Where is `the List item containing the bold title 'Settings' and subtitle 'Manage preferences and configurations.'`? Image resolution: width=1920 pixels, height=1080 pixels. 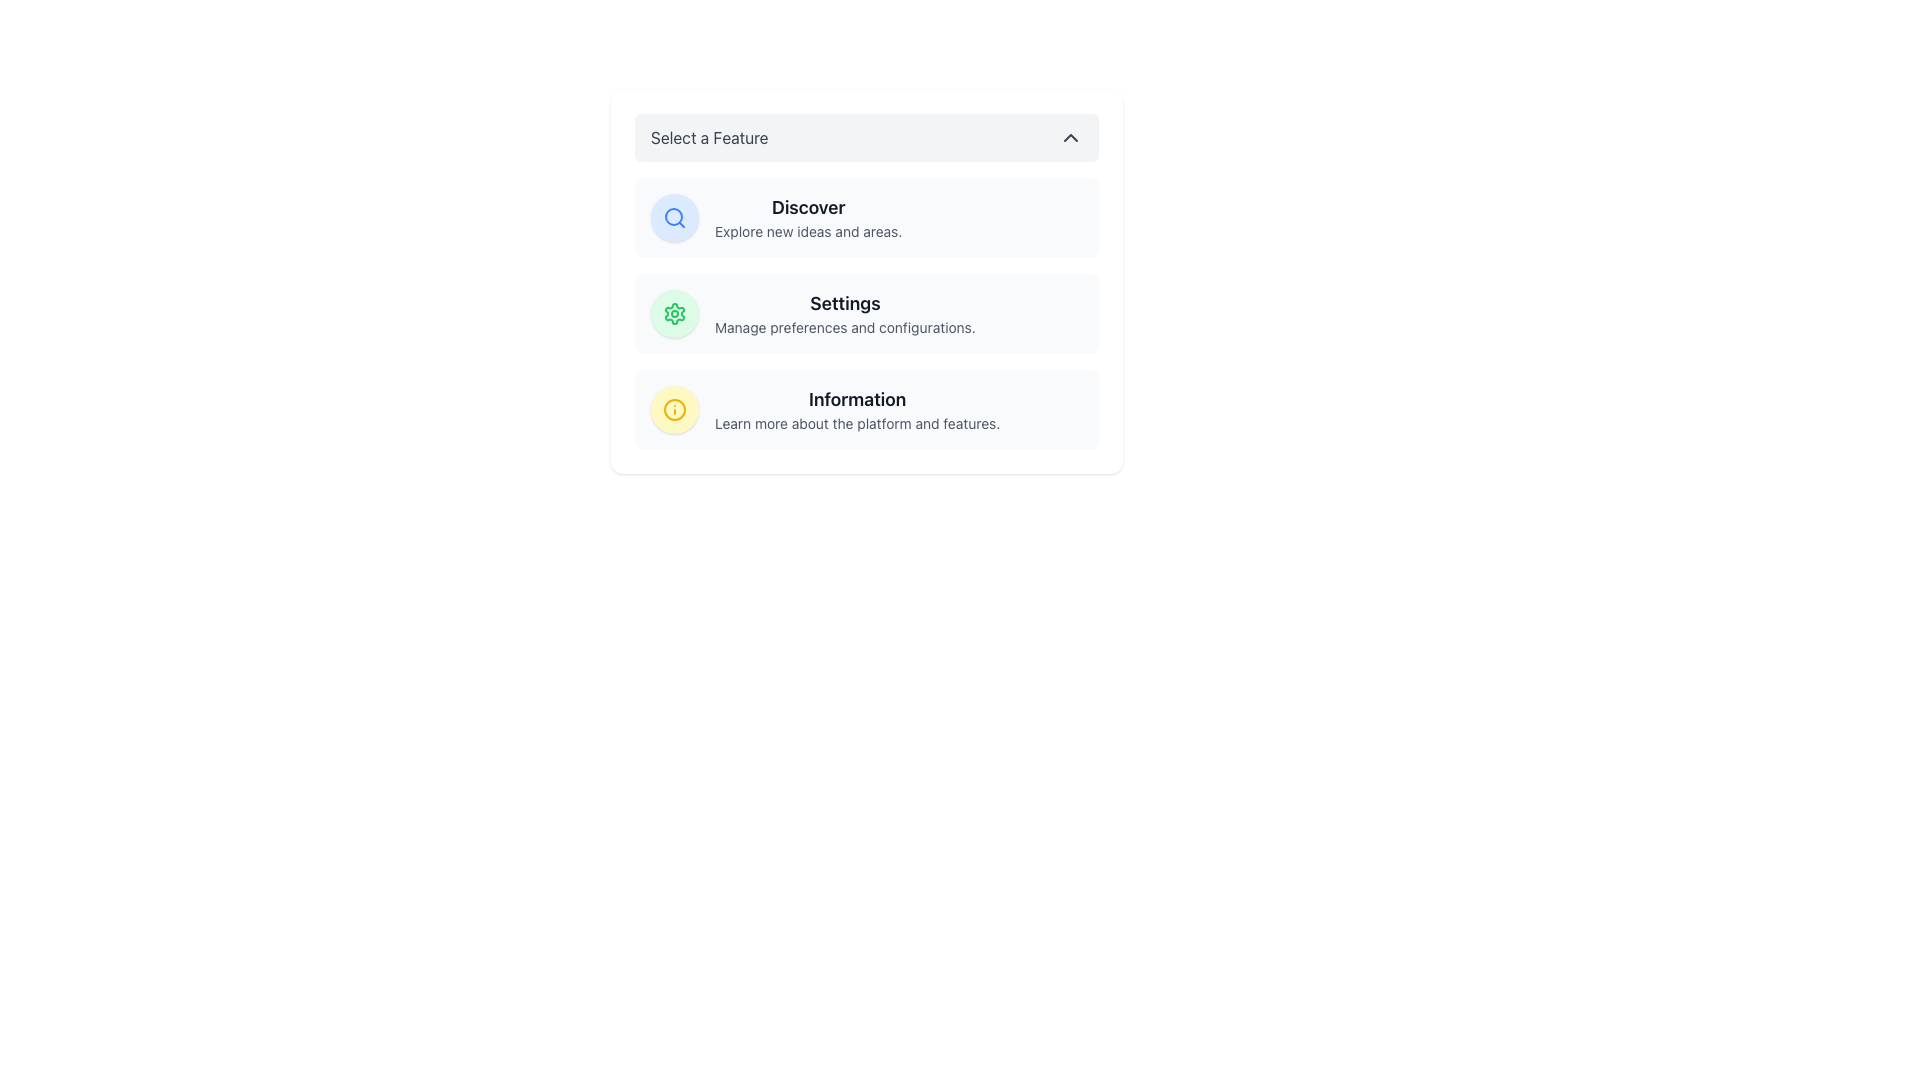 the List item containing the bold title 'Settings' and subtitle 'Manage preferences and configurations.' is located at coordinates (845, 313).